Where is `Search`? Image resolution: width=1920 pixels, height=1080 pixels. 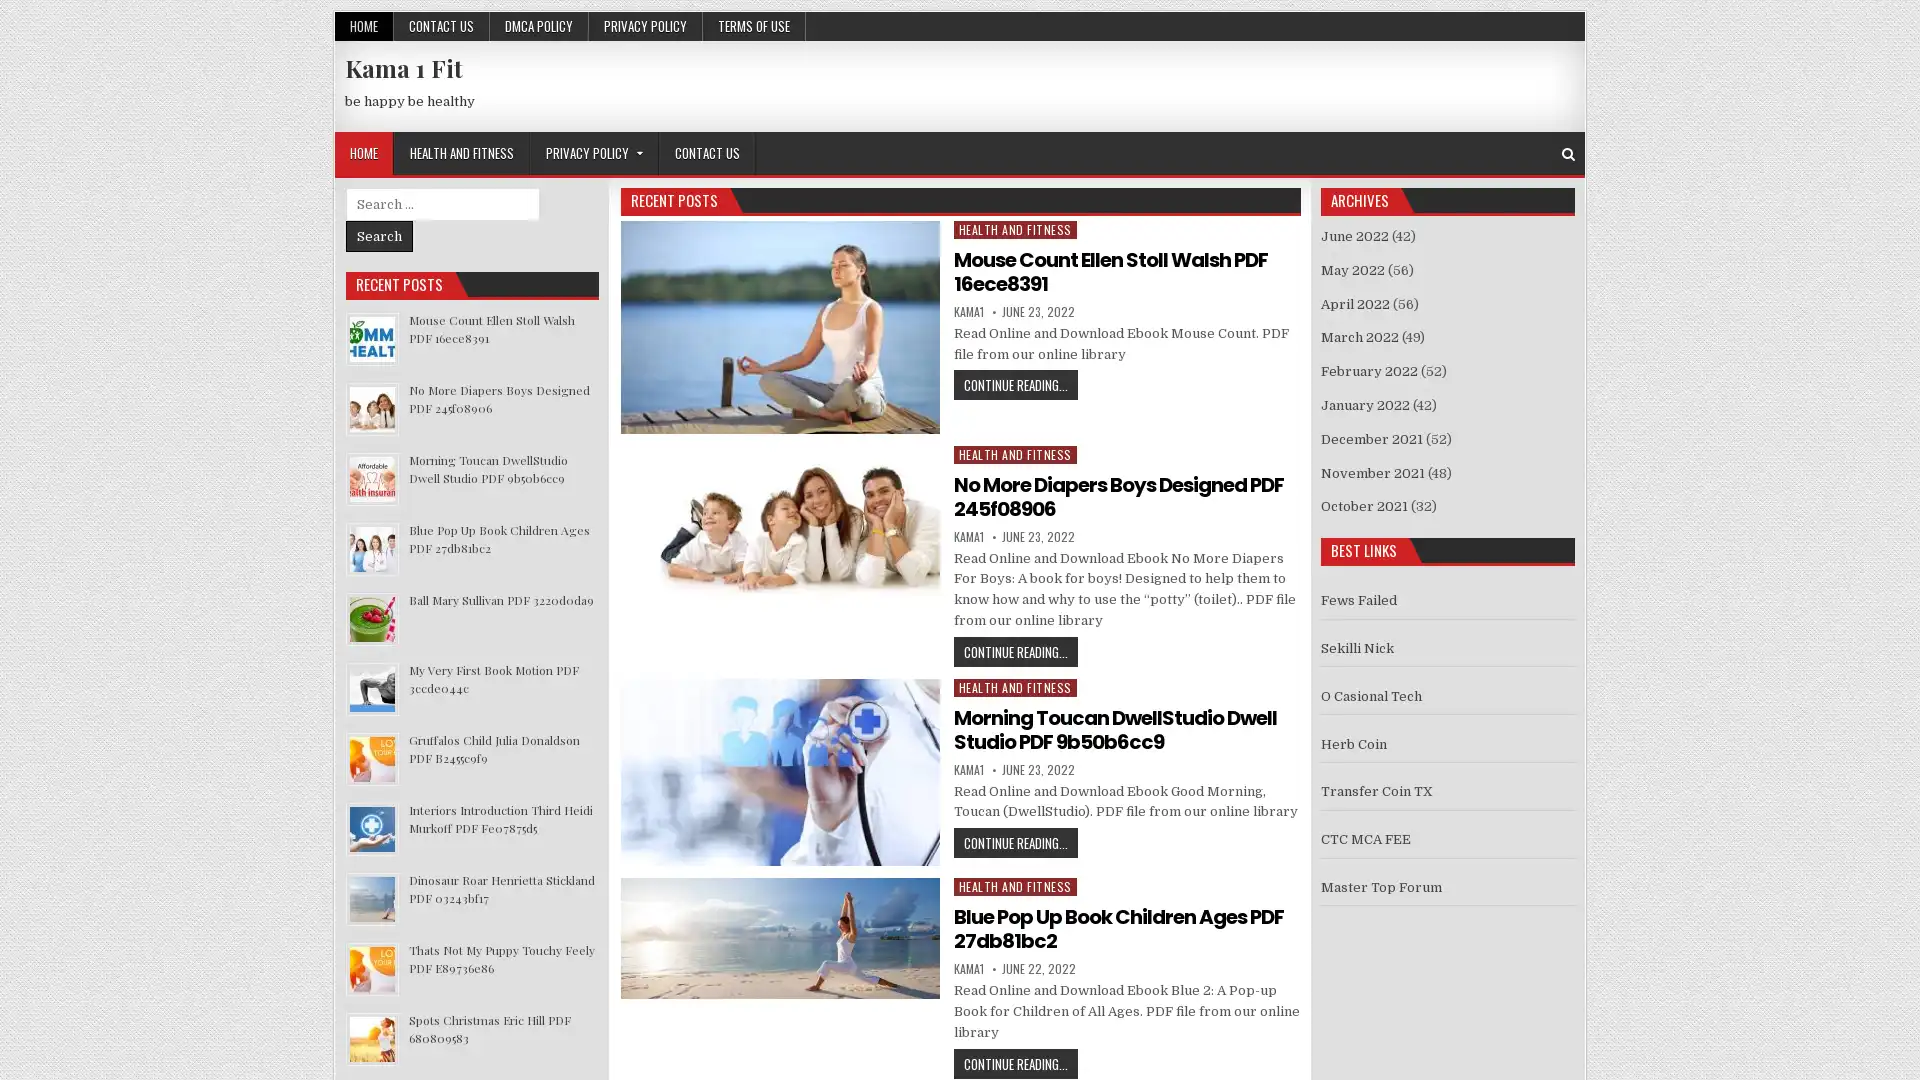 Search is located at coordinates (378, 235).